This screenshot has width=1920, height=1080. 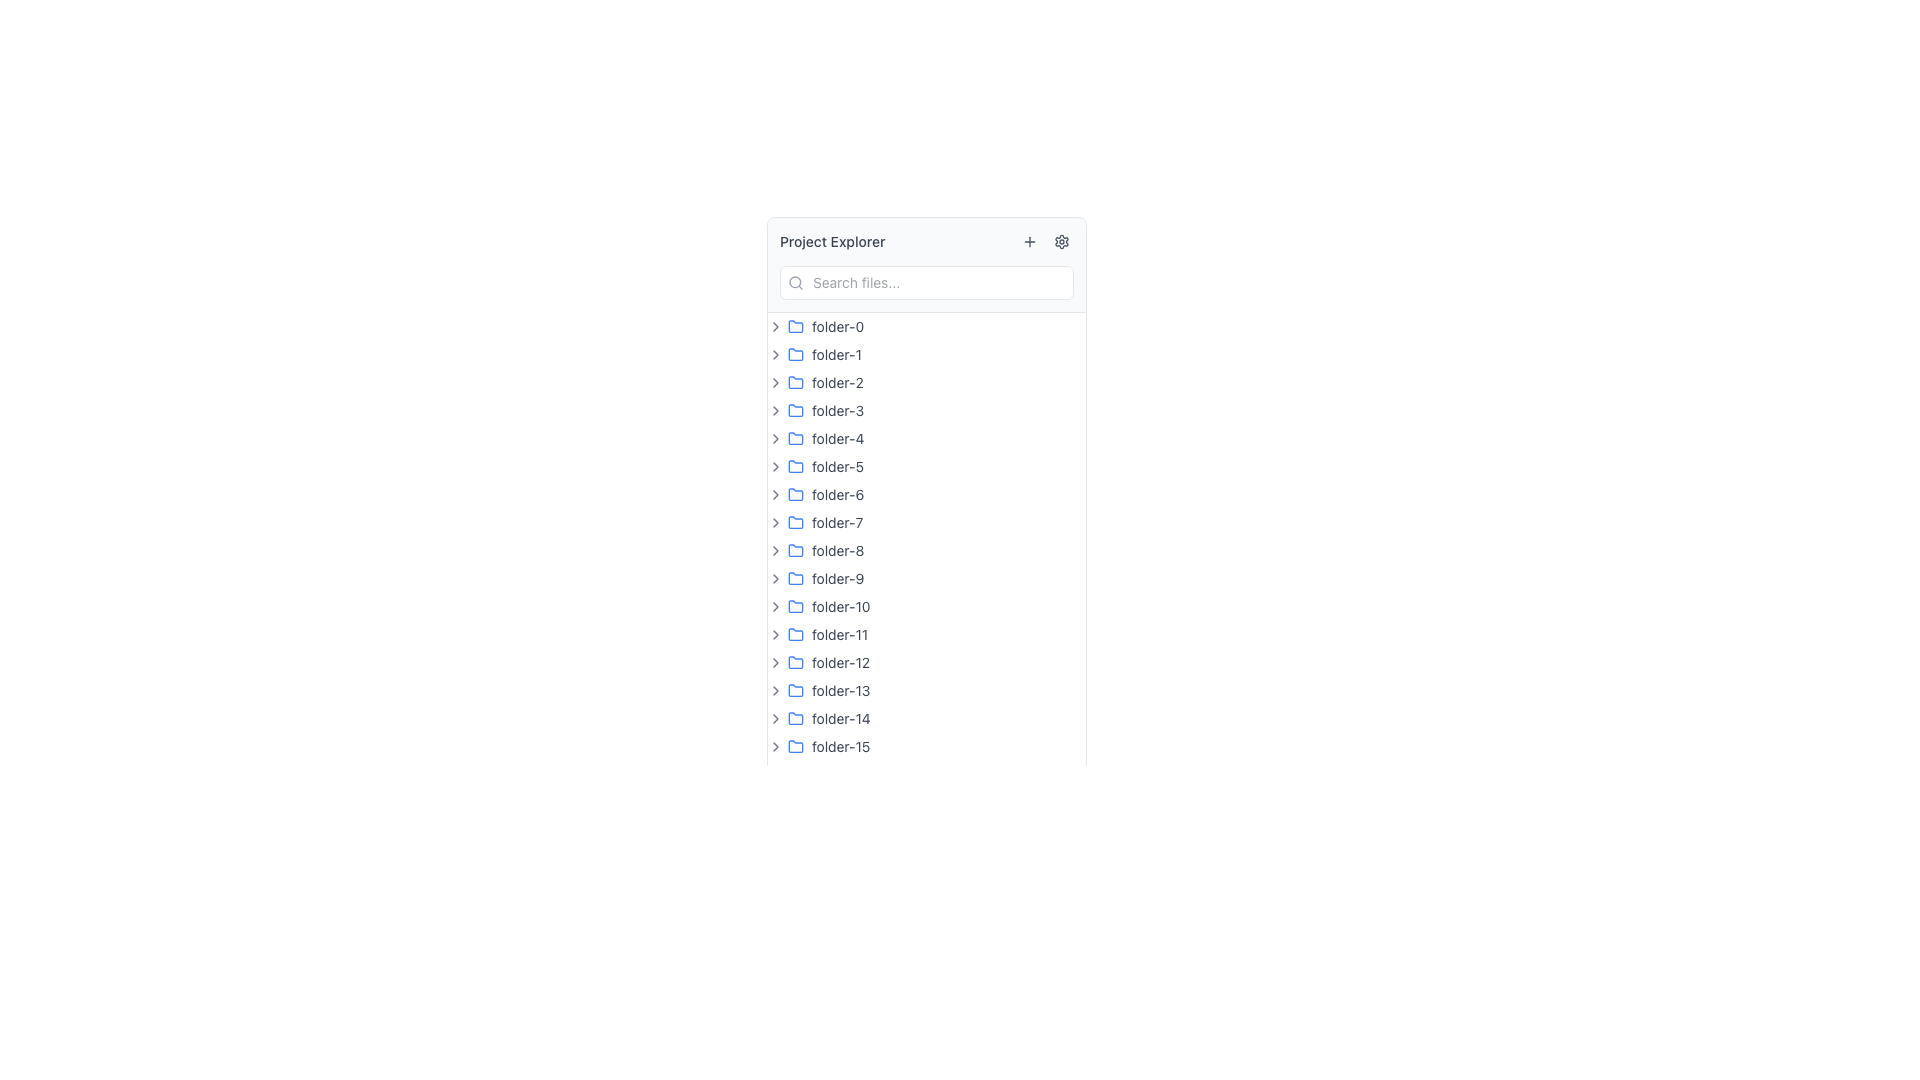 I want to click on the folder icon with a blue border, characterized by its rounded top left corner, located to the left of the text 'folder-10', so click(x=795, y=605).